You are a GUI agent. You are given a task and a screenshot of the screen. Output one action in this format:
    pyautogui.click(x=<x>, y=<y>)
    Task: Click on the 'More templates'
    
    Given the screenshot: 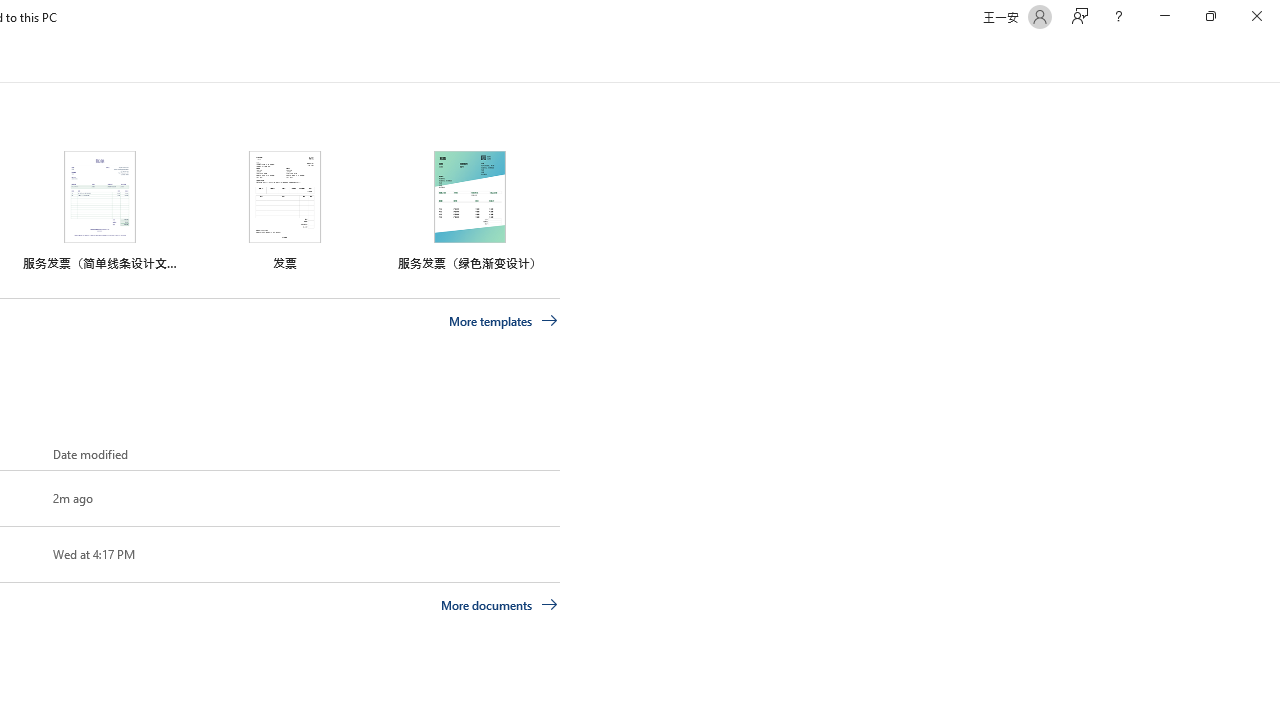 What is the action you would take?
    pyautogui.click(x=503, y=320)
    